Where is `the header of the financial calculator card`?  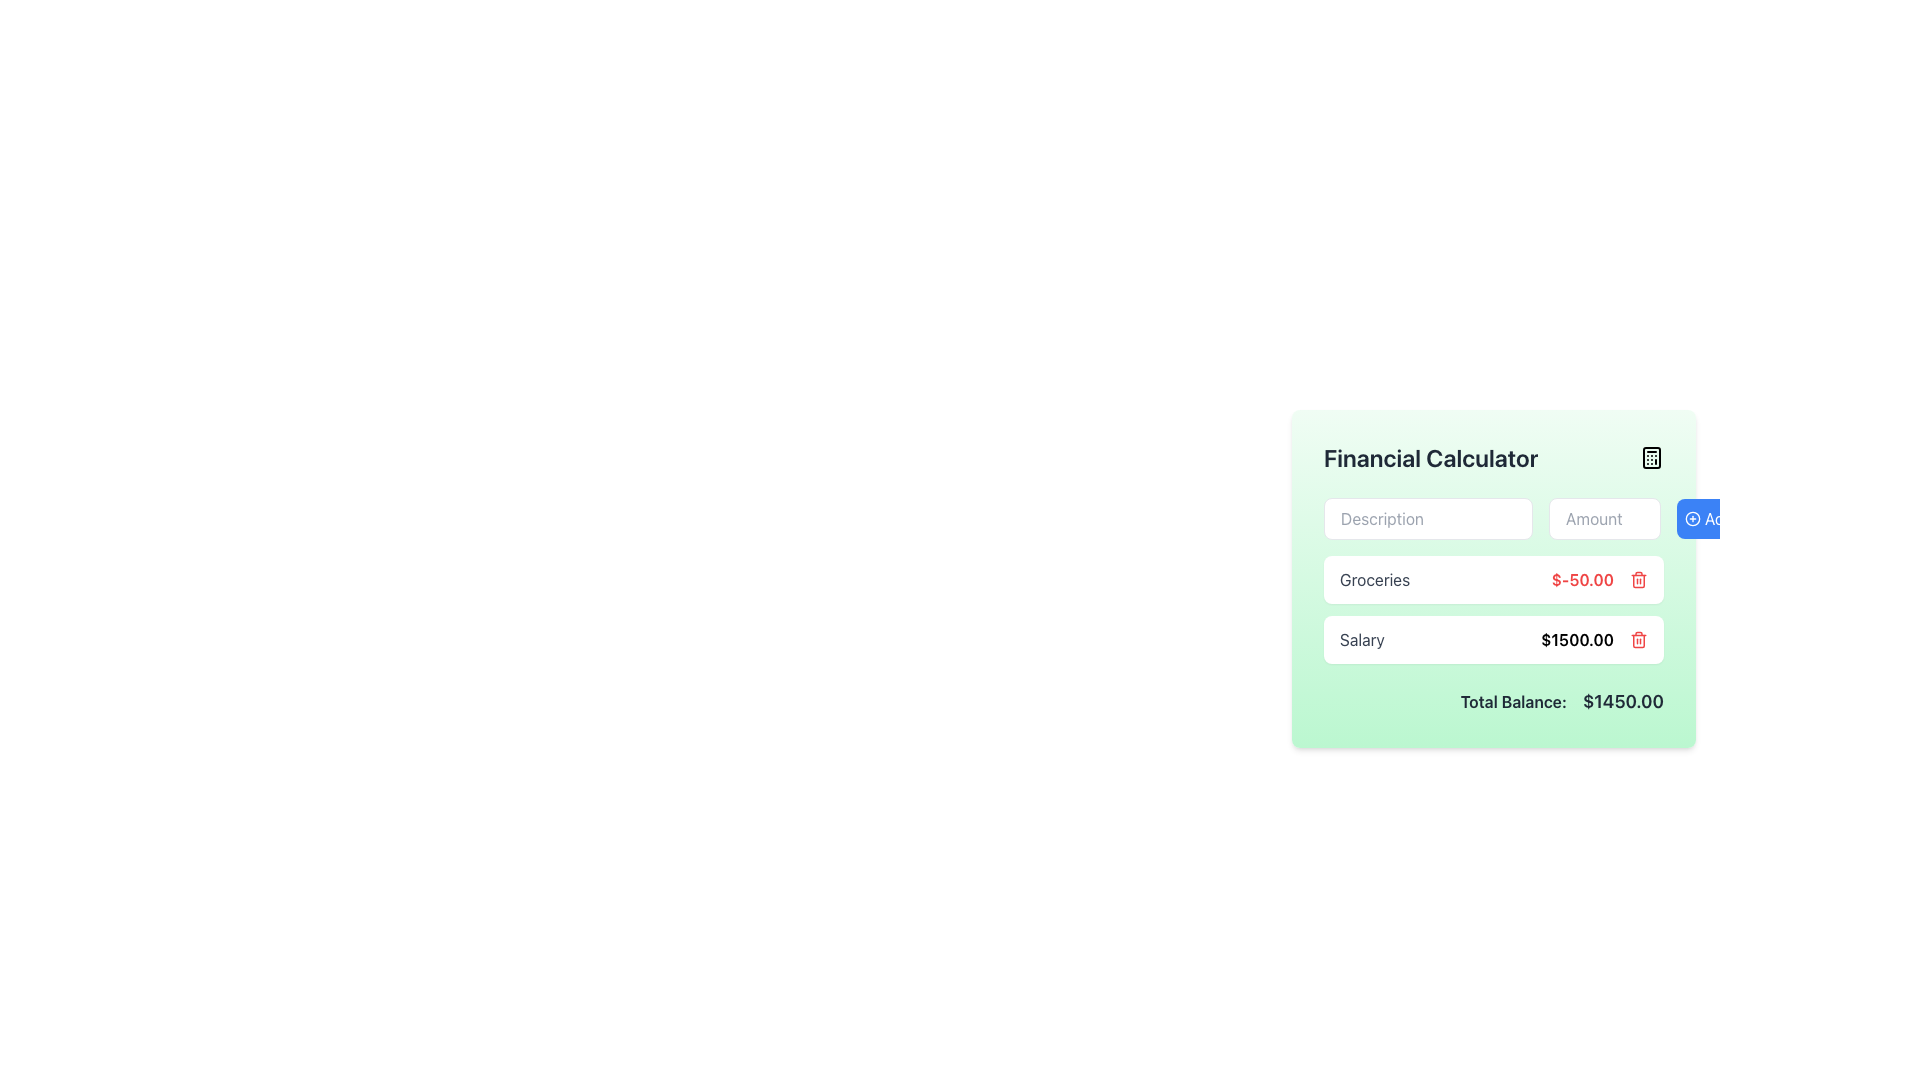 the header of the financial calculator card is located at coordinates (1493, 458).